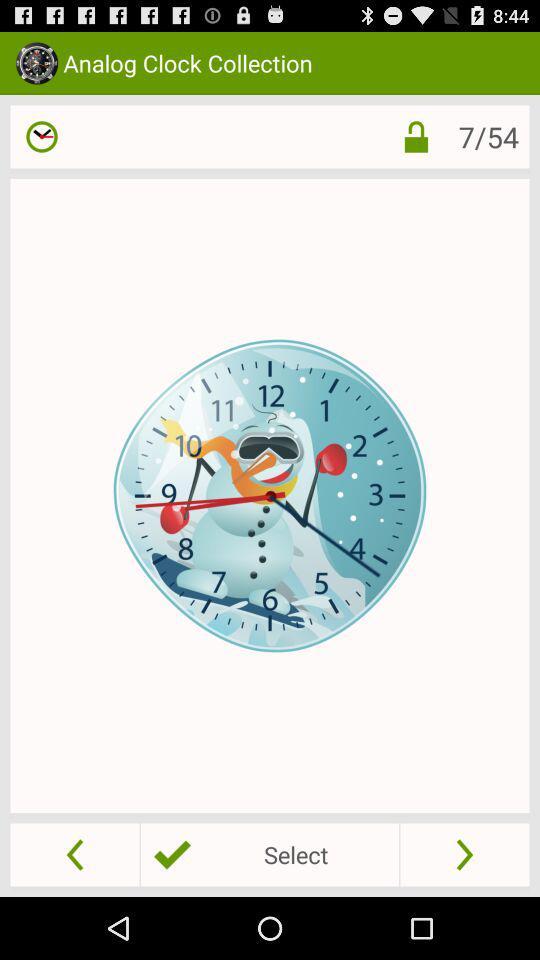 This screenshot has width=540, height=960. I want to click on the time icon, so click(42, 145).